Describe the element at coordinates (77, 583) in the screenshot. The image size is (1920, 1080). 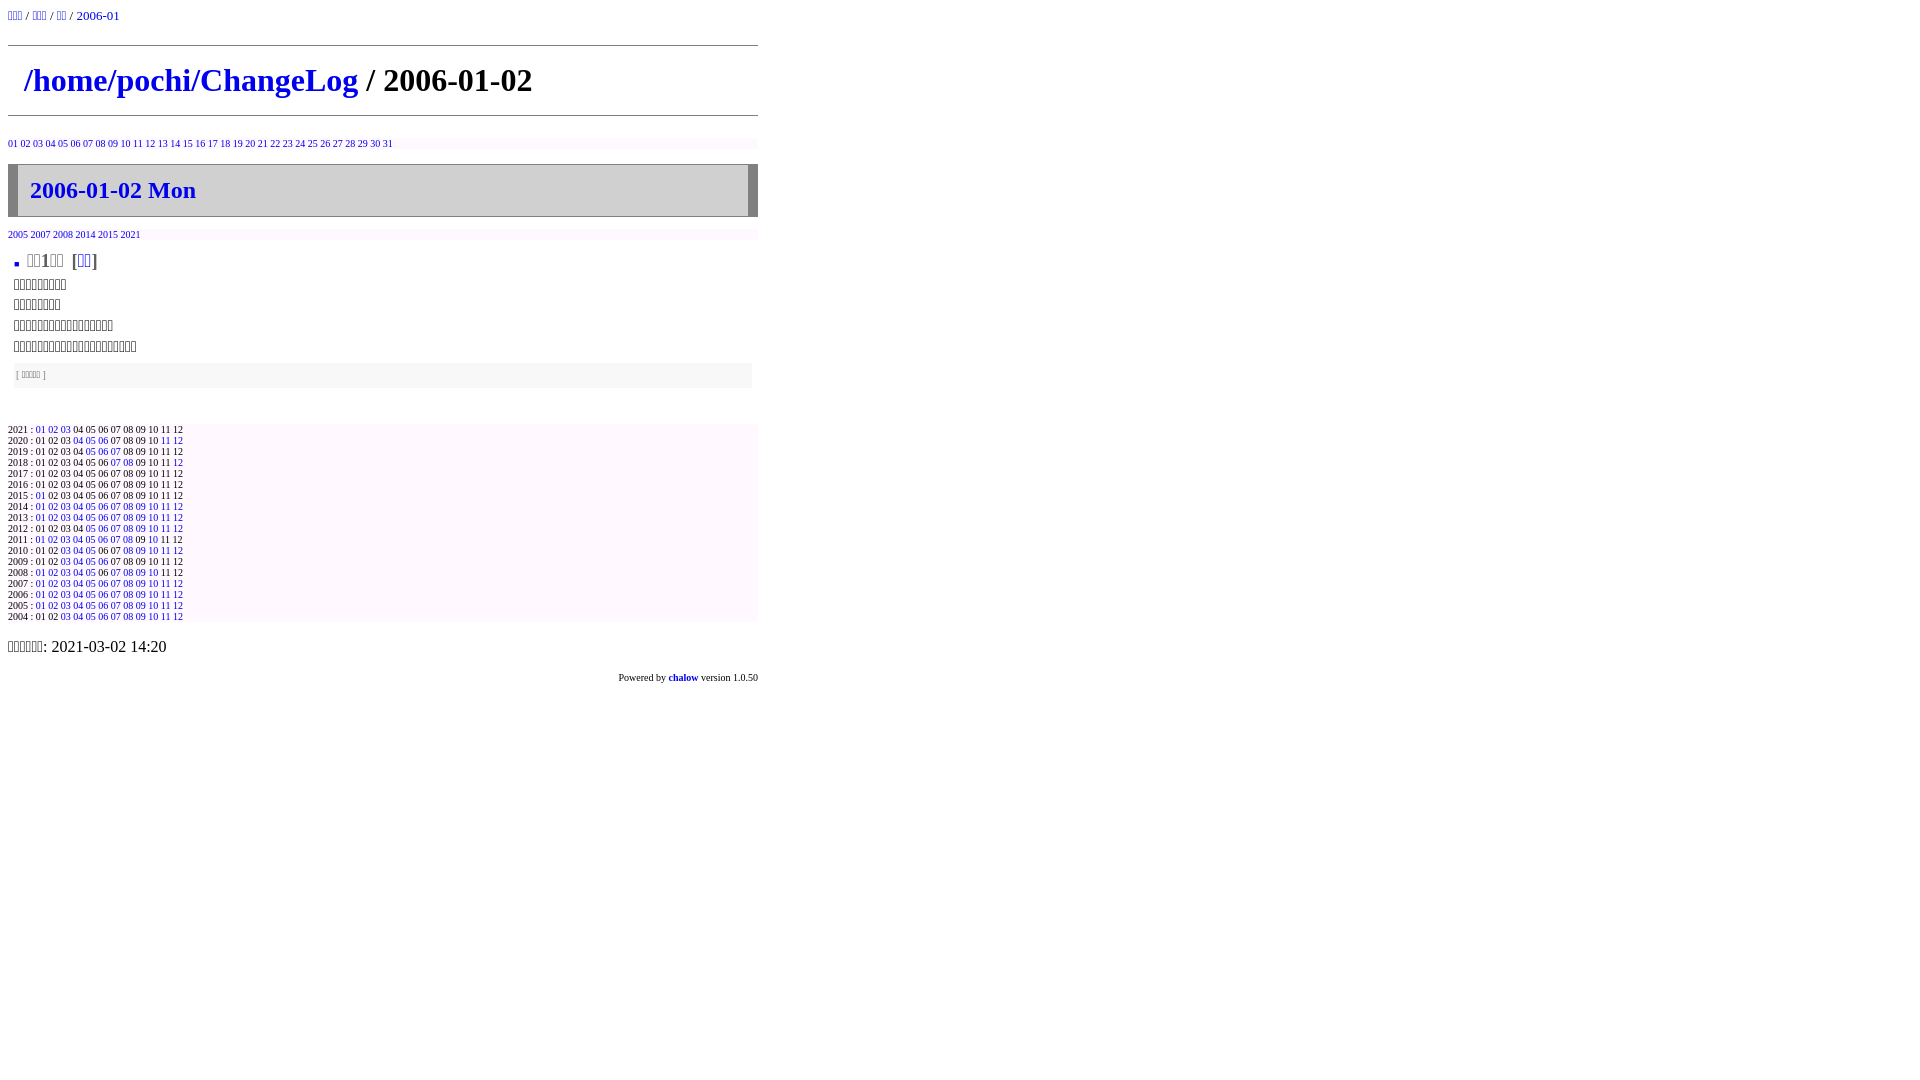
I see `'04'` at that location.